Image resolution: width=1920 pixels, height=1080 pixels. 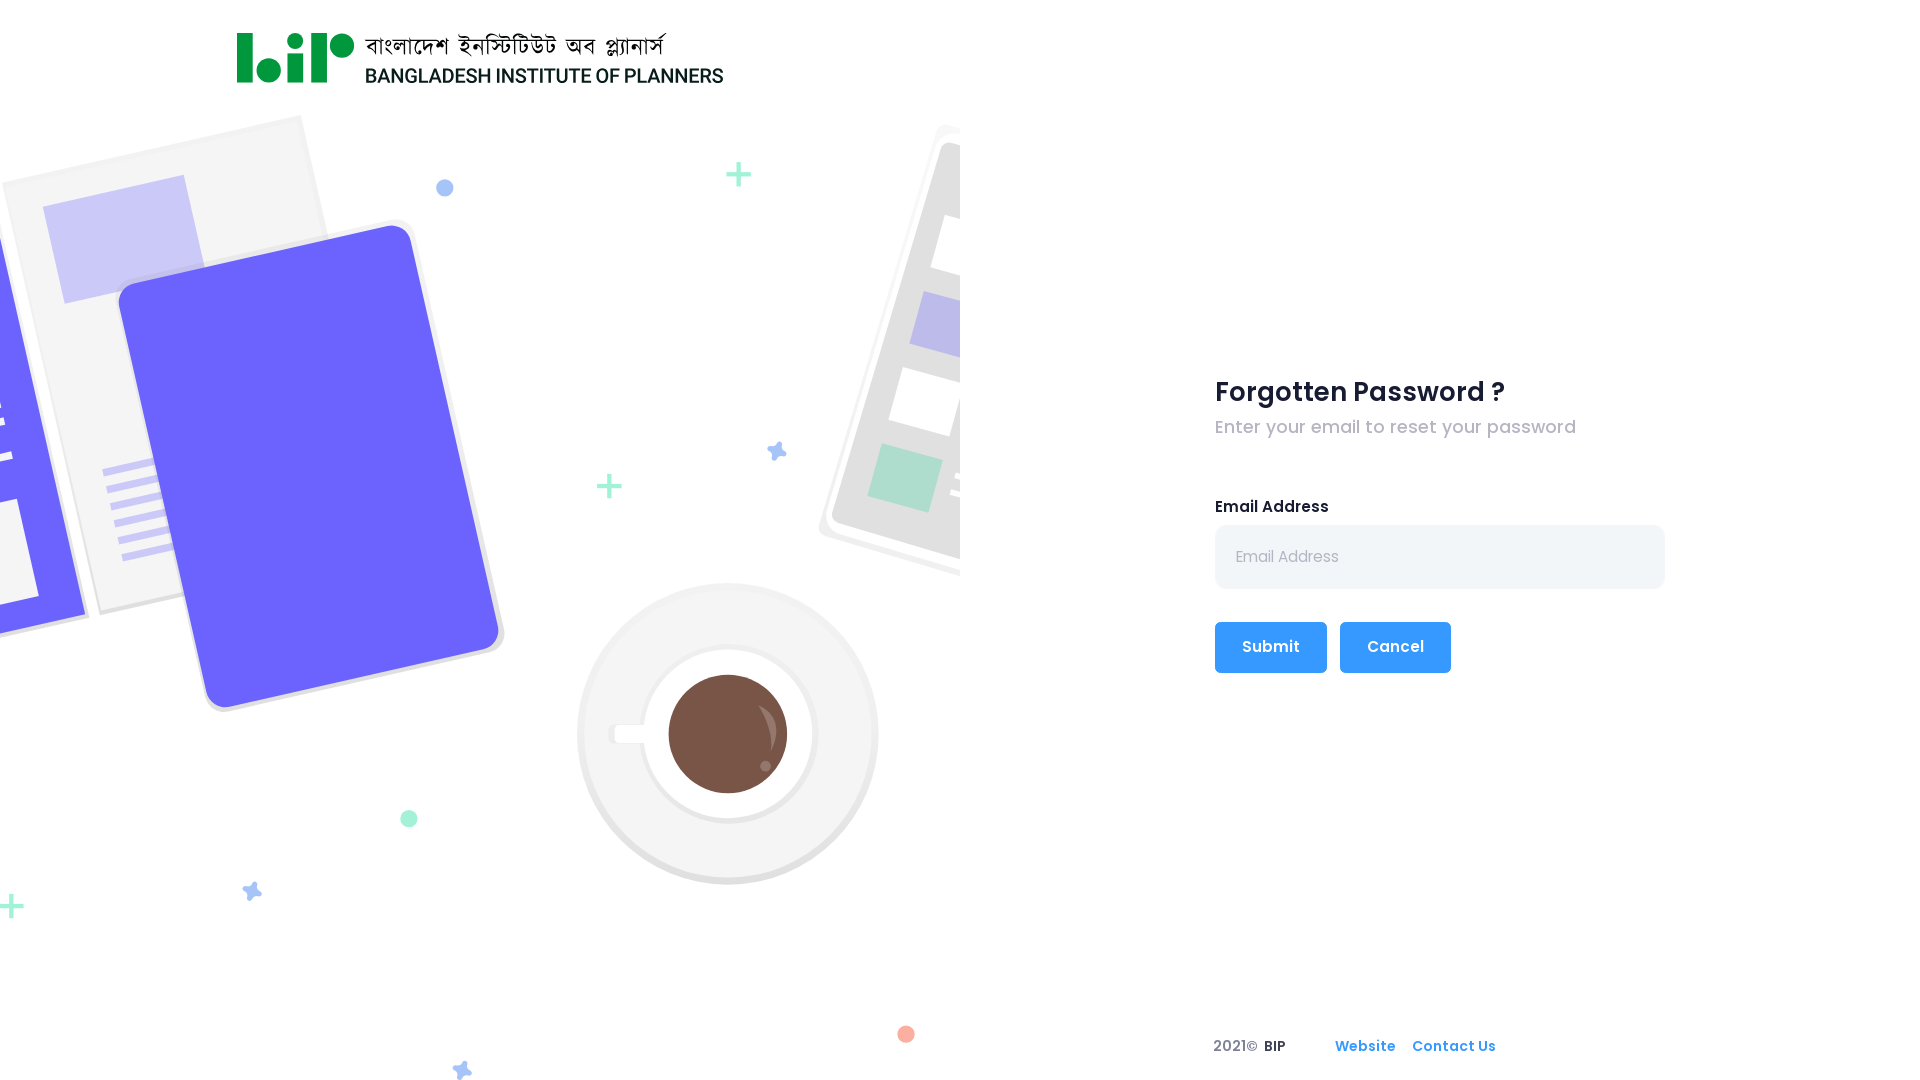 I want to click on 'Cancel', so click(x=1394, y=647).